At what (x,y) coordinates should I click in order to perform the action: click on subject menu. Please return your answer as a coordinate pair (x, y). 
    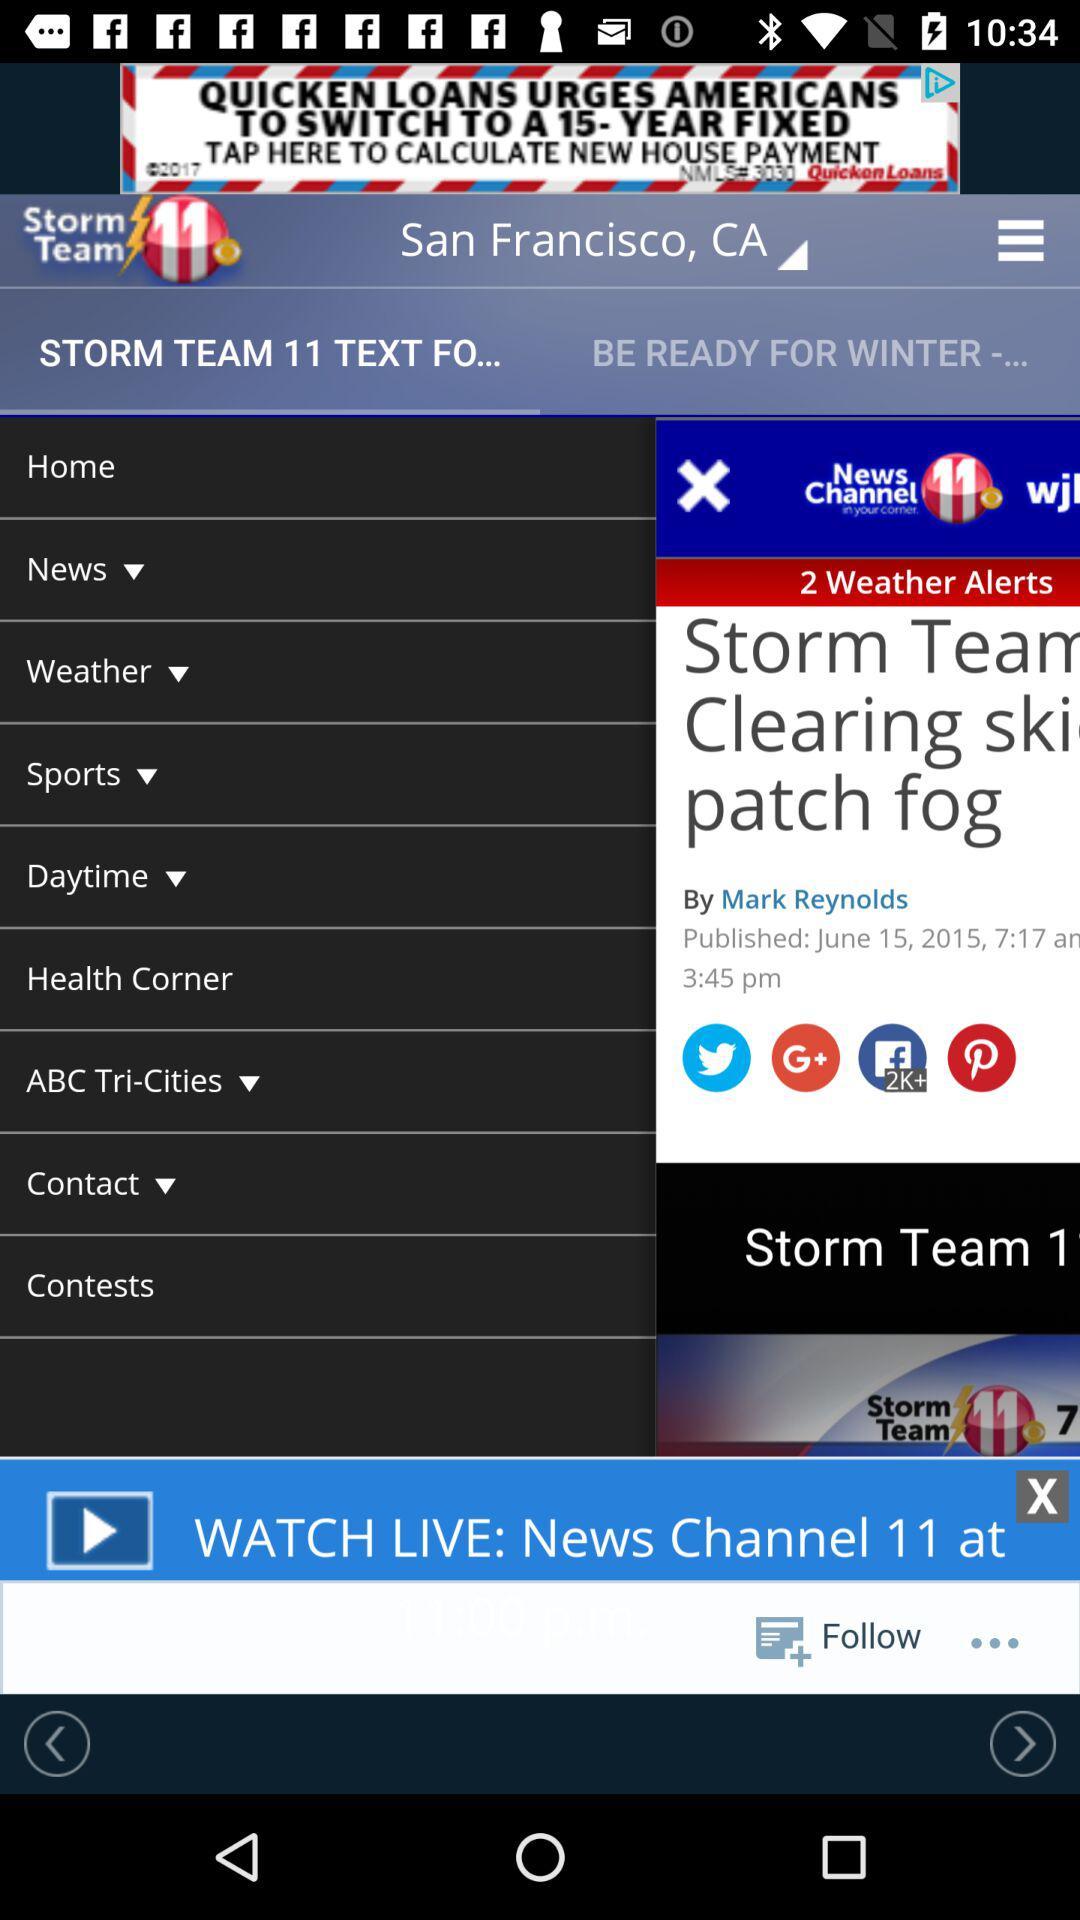
    Looking at the image, I should click on (540, 1053).